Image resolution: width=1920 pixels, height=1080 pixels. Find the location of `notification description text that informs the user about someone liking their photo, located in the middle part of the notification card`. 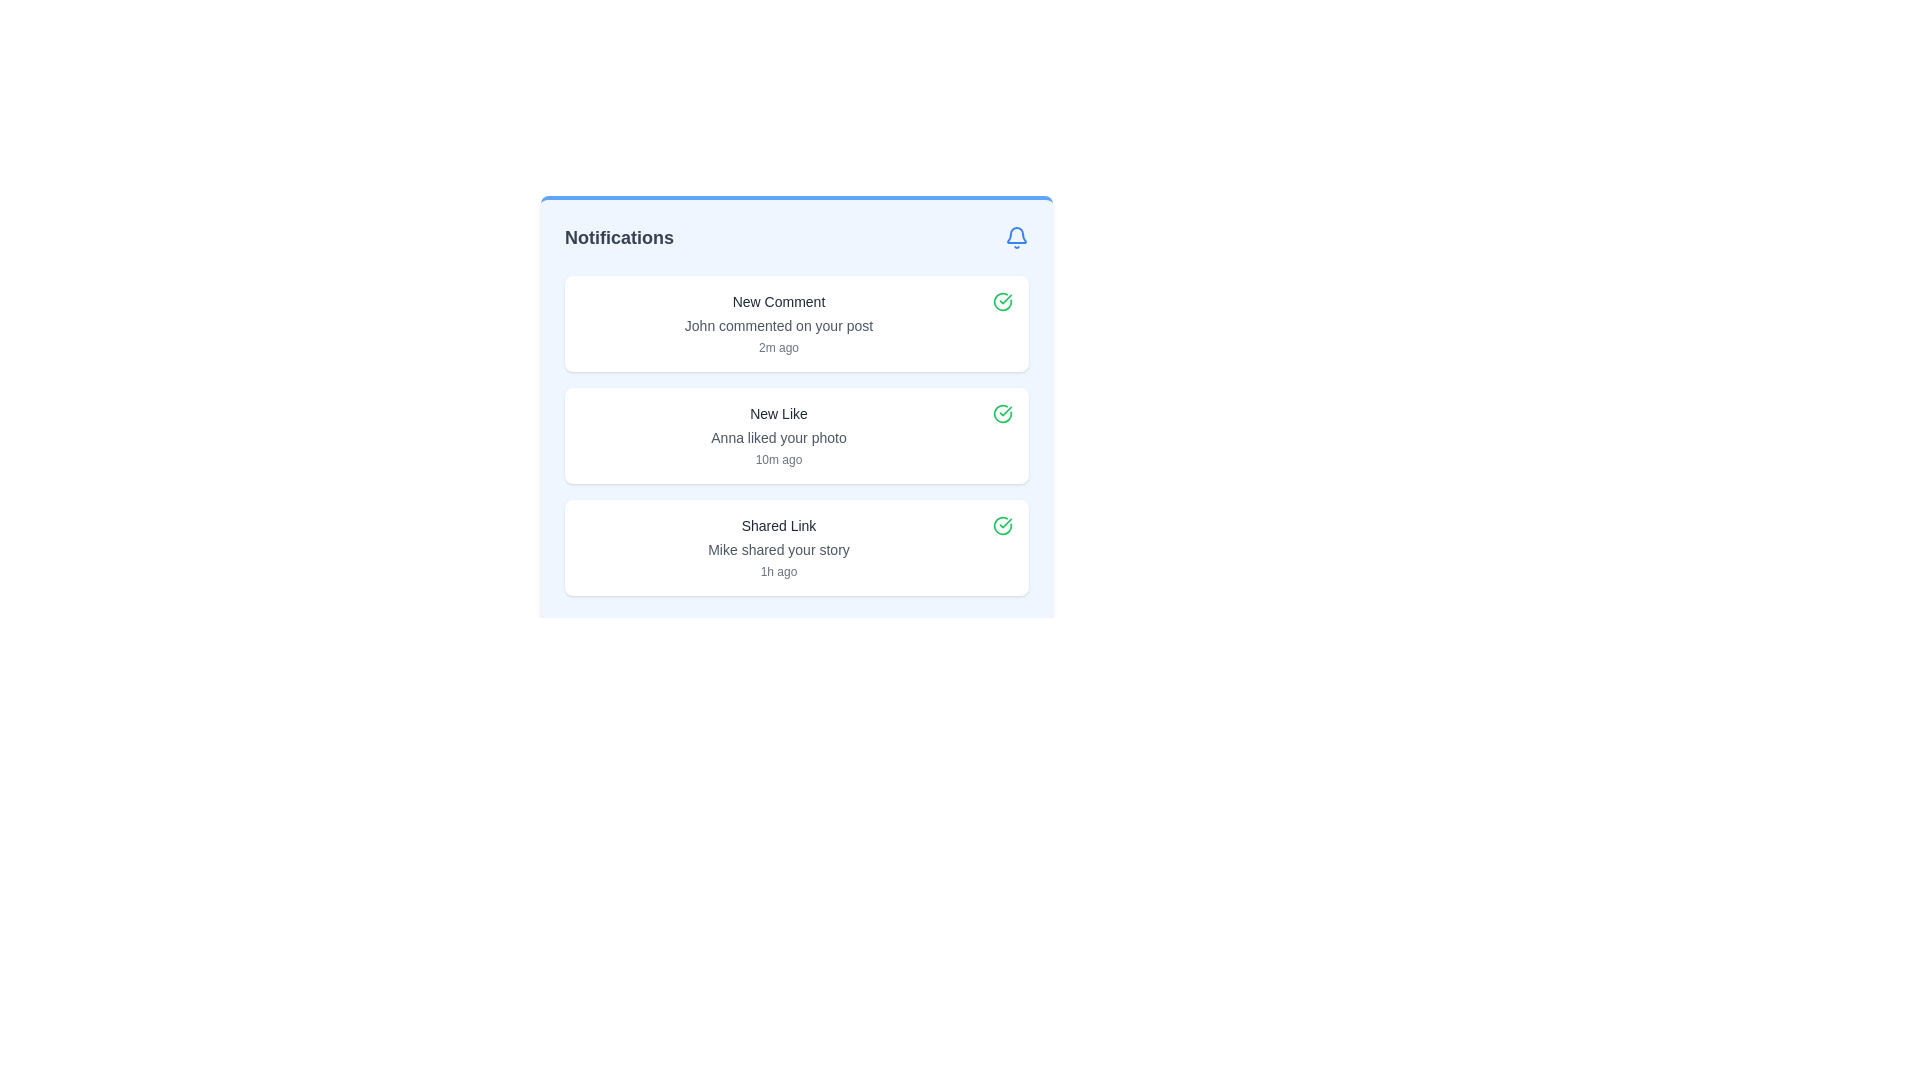

notification description text that informs the user about someone liking their photo, located in the middle part of the notification card is located at coordinates (777, 437).